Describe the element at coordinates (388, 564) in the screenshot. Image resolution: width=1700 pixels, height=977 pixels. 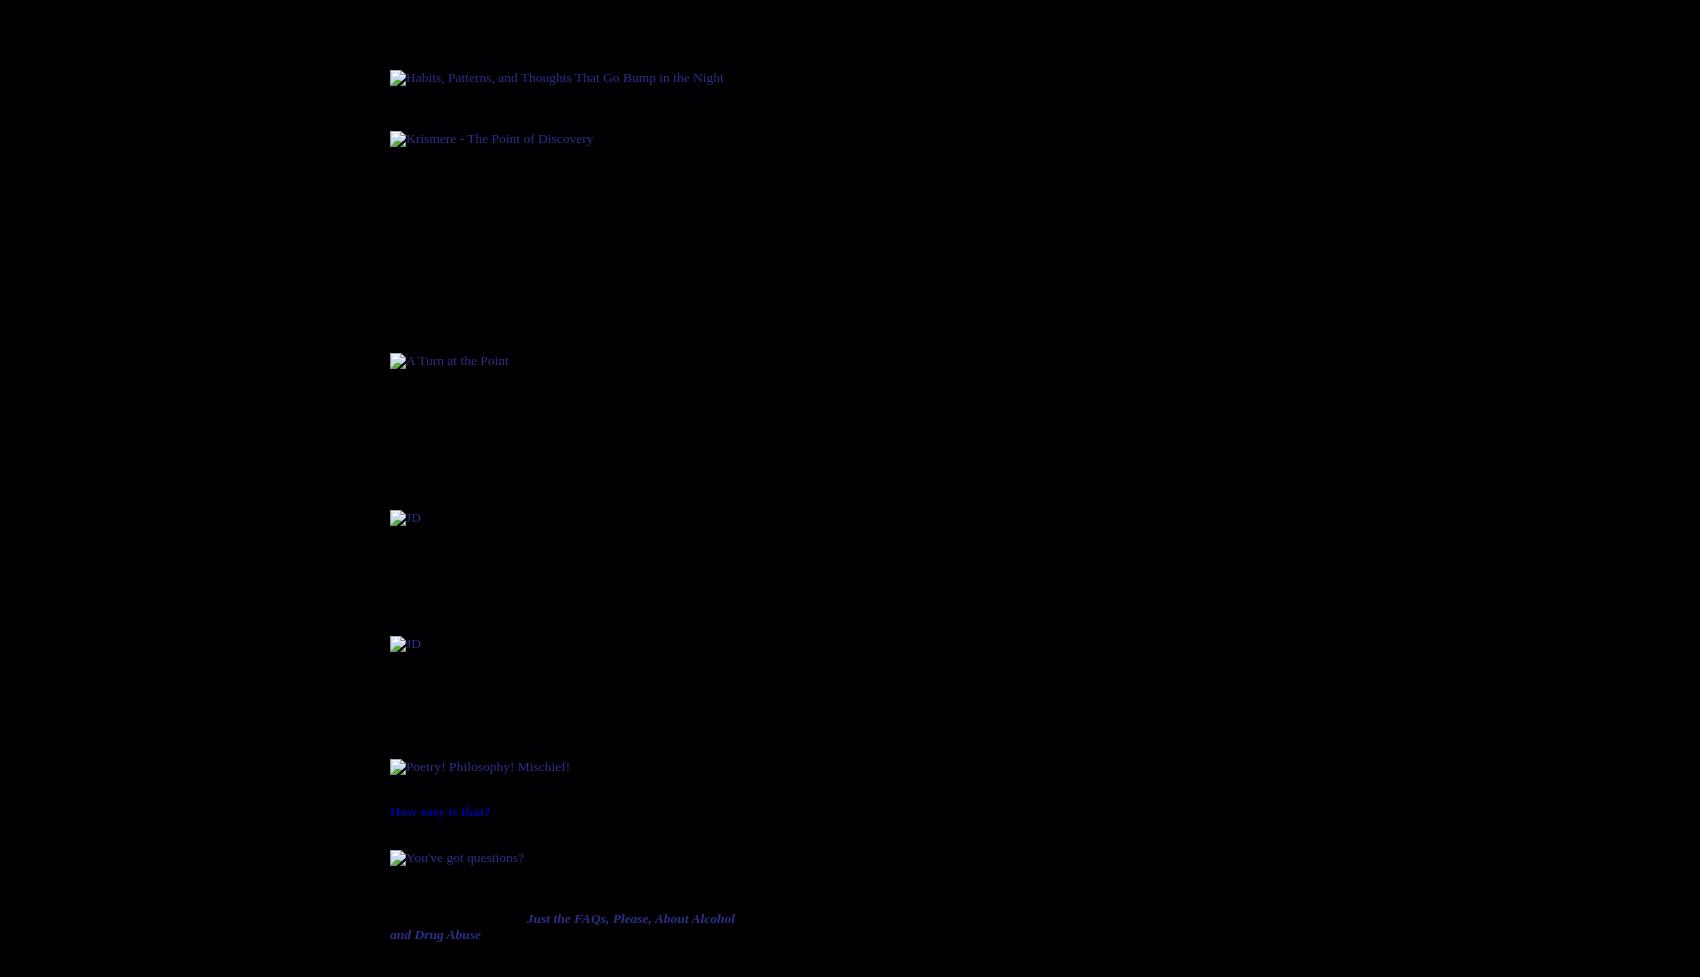
I see `'A two-act comedy about a divorced couple running against each other for Mayor of a small college town in Louisiana. Set on the Whispering Moss plantation, the comedy calls for three women and four men of various ages. The single set is contemporary and the time is the present.'` at that location.